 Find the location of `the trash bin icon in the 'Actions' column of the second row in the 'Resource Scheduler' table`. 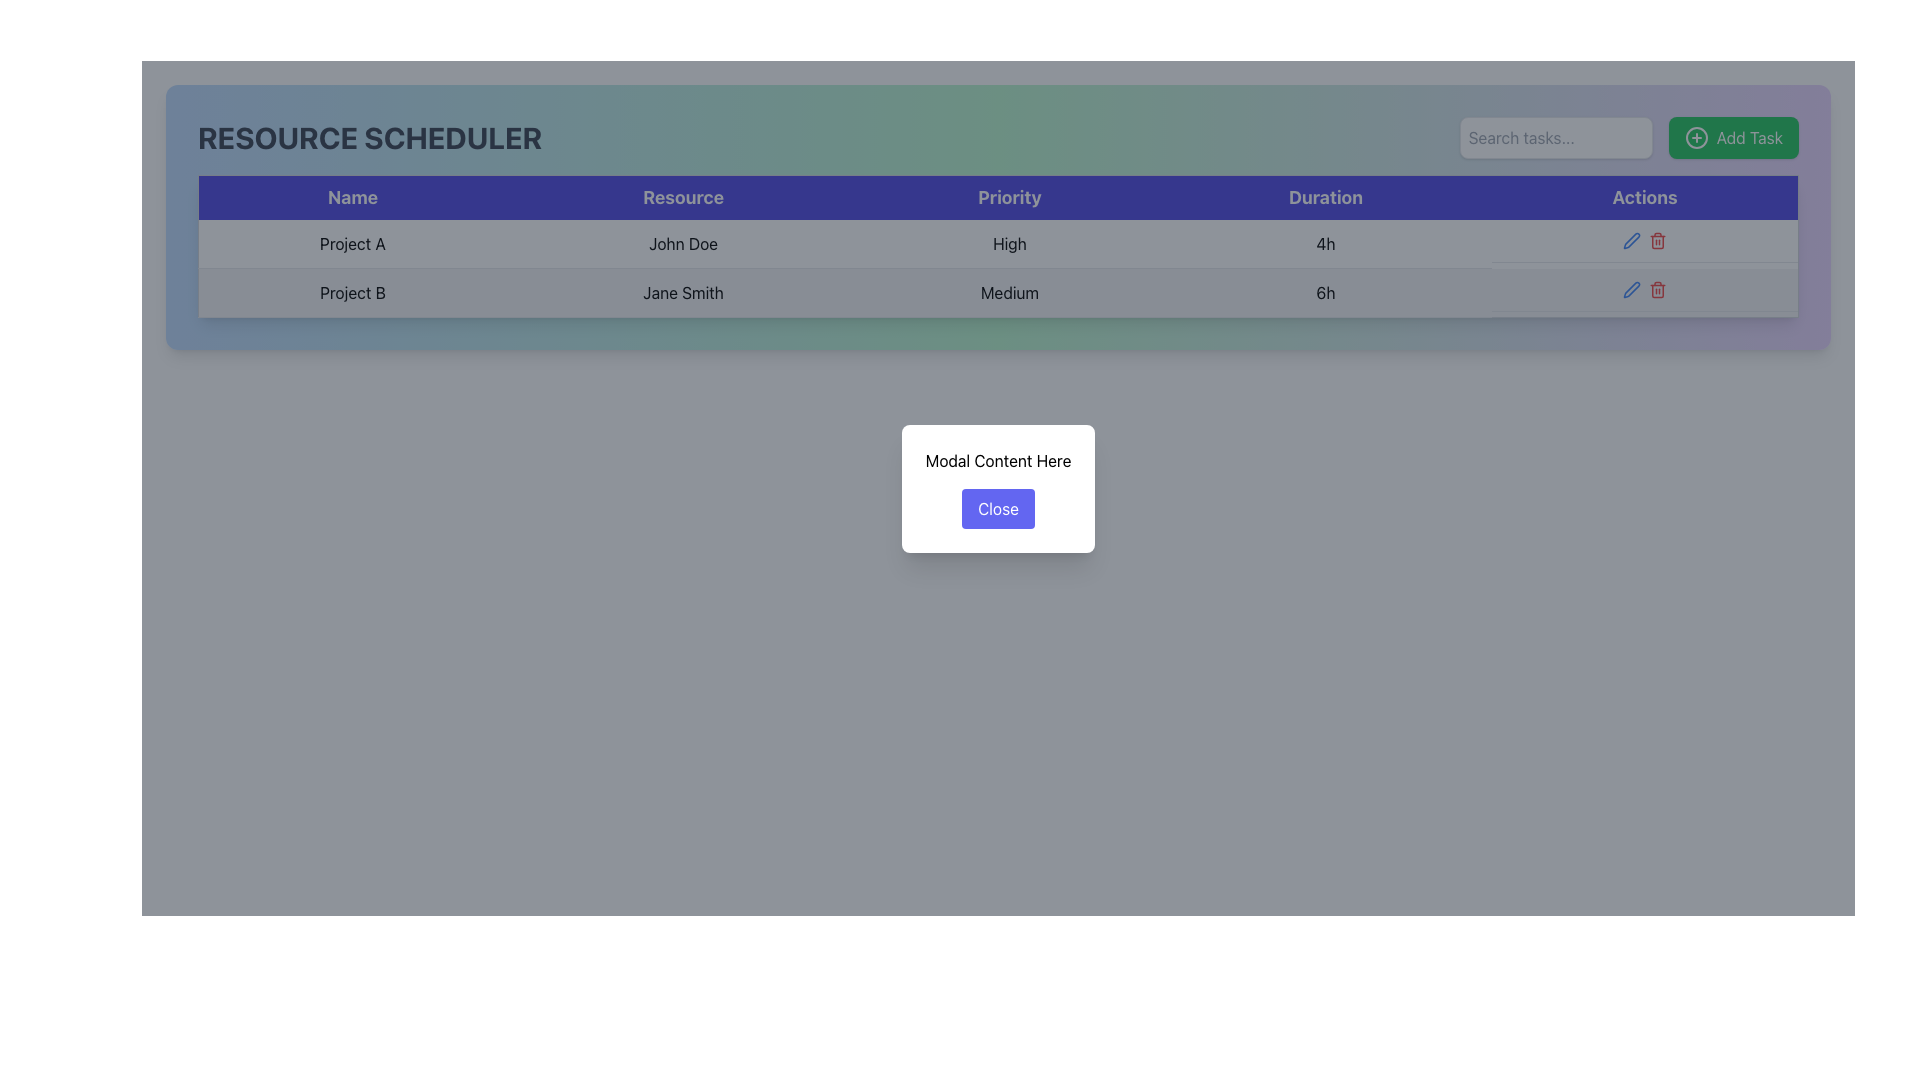

the trash bin icon in the 'Actions' column of the second row in the 'Resource Scheduler' table is located at coordinates (1658, 290).